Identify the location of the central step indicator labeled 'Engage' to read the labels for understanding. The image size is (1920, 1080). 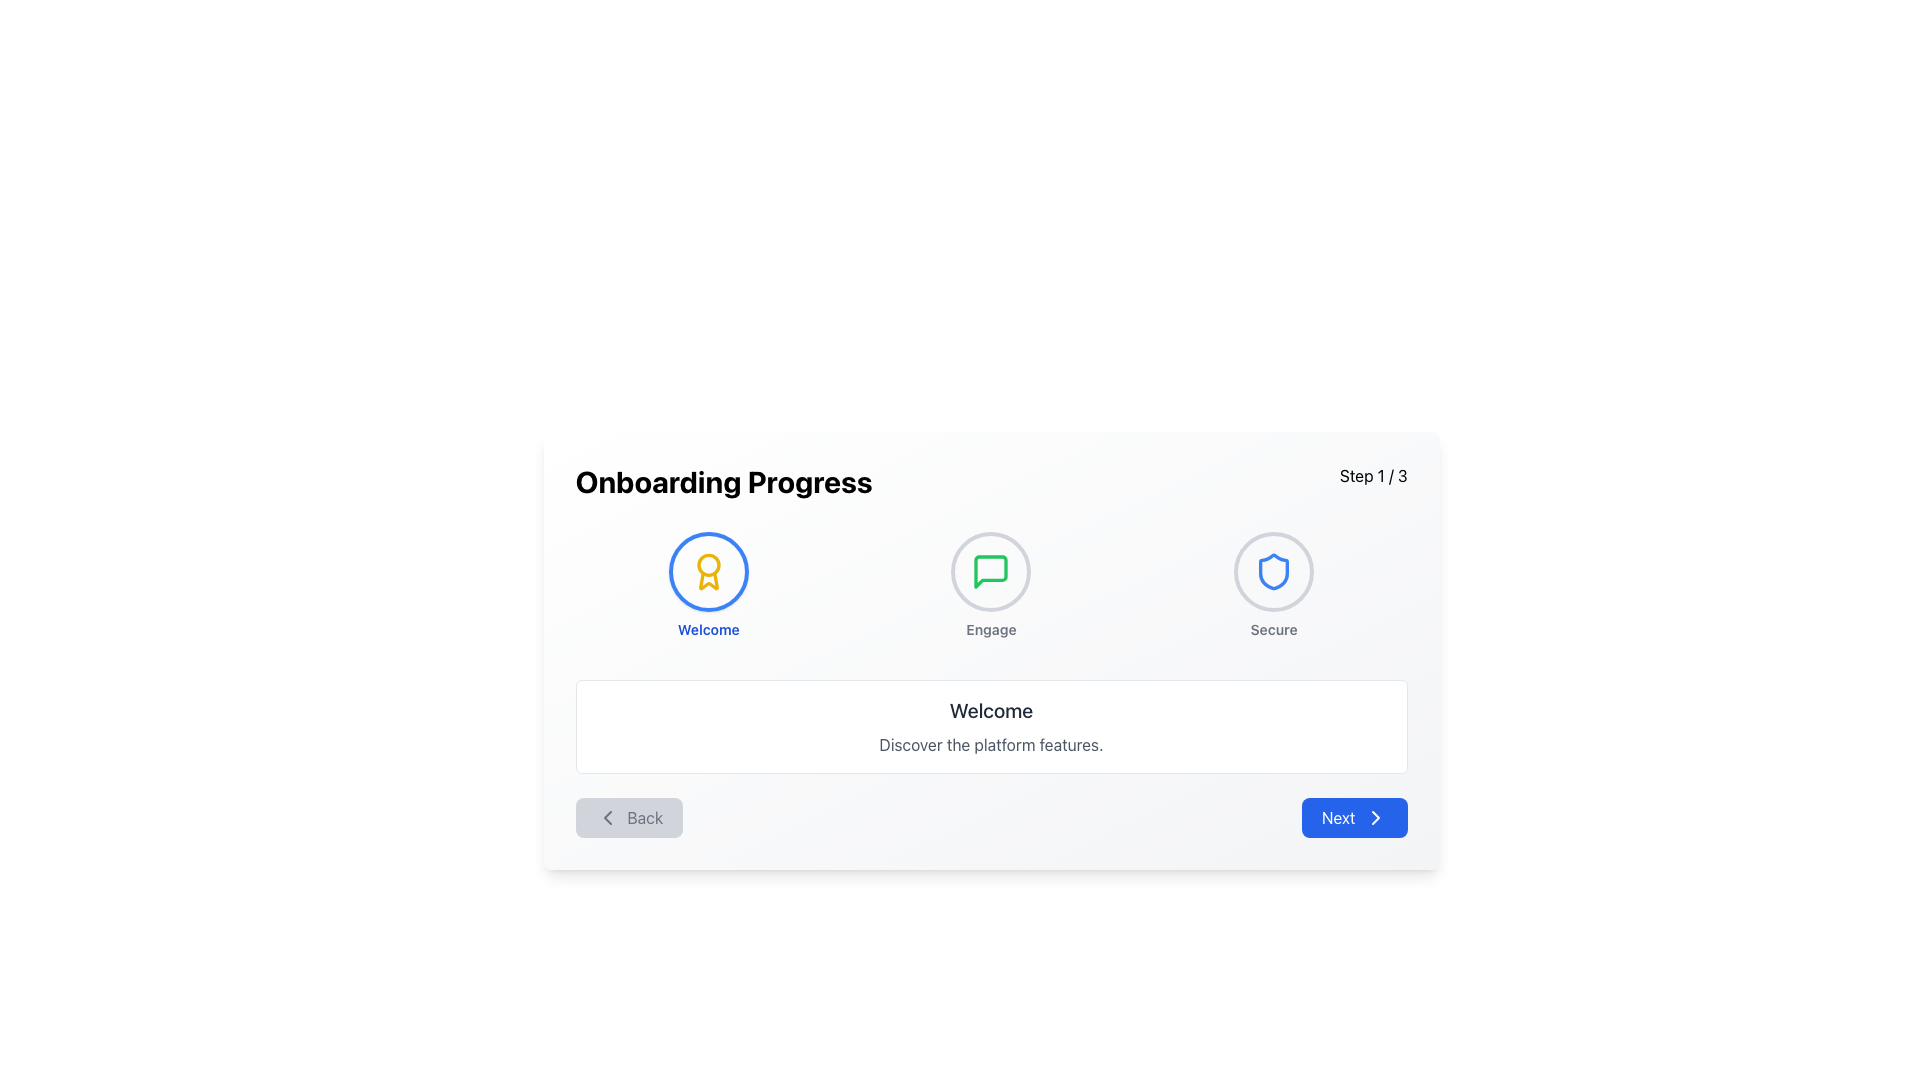
(991, 585).